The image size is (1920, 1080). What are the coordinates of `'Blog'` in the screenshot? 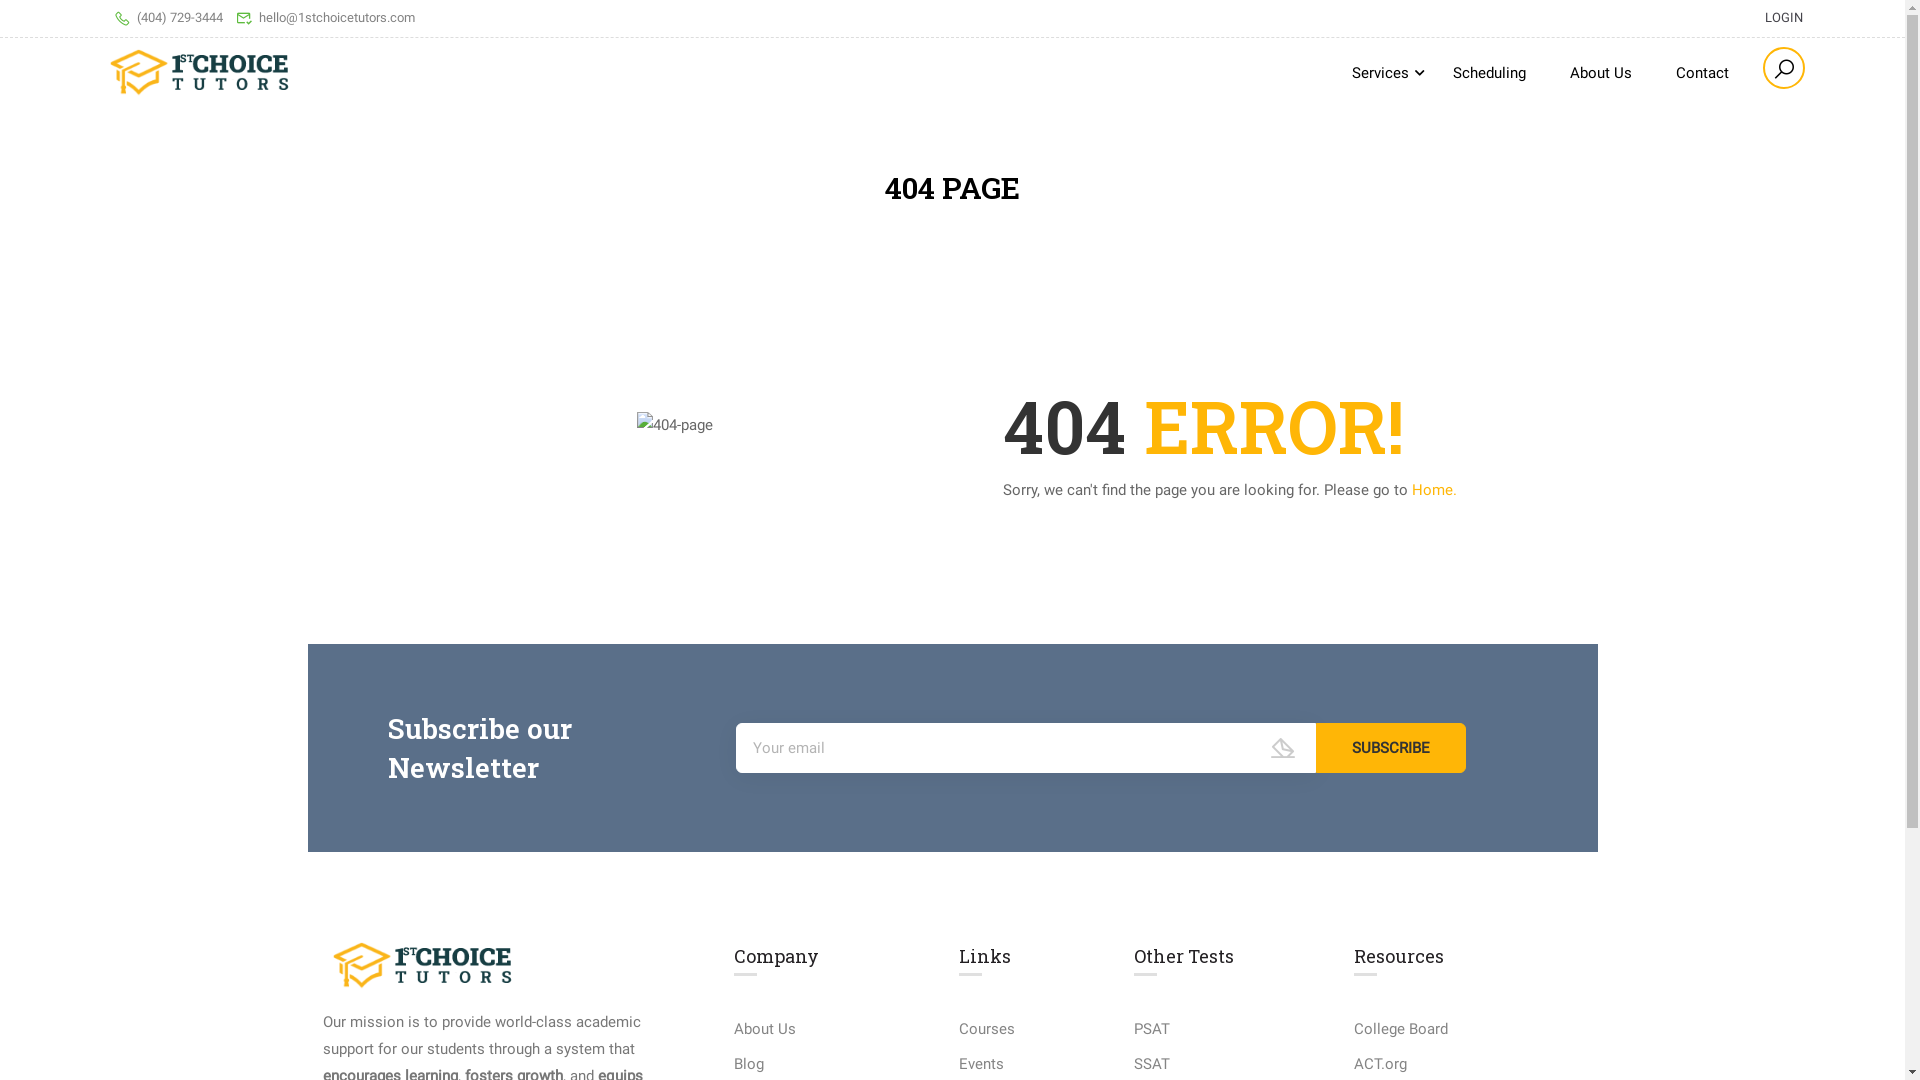 It's located at (747, 1063).